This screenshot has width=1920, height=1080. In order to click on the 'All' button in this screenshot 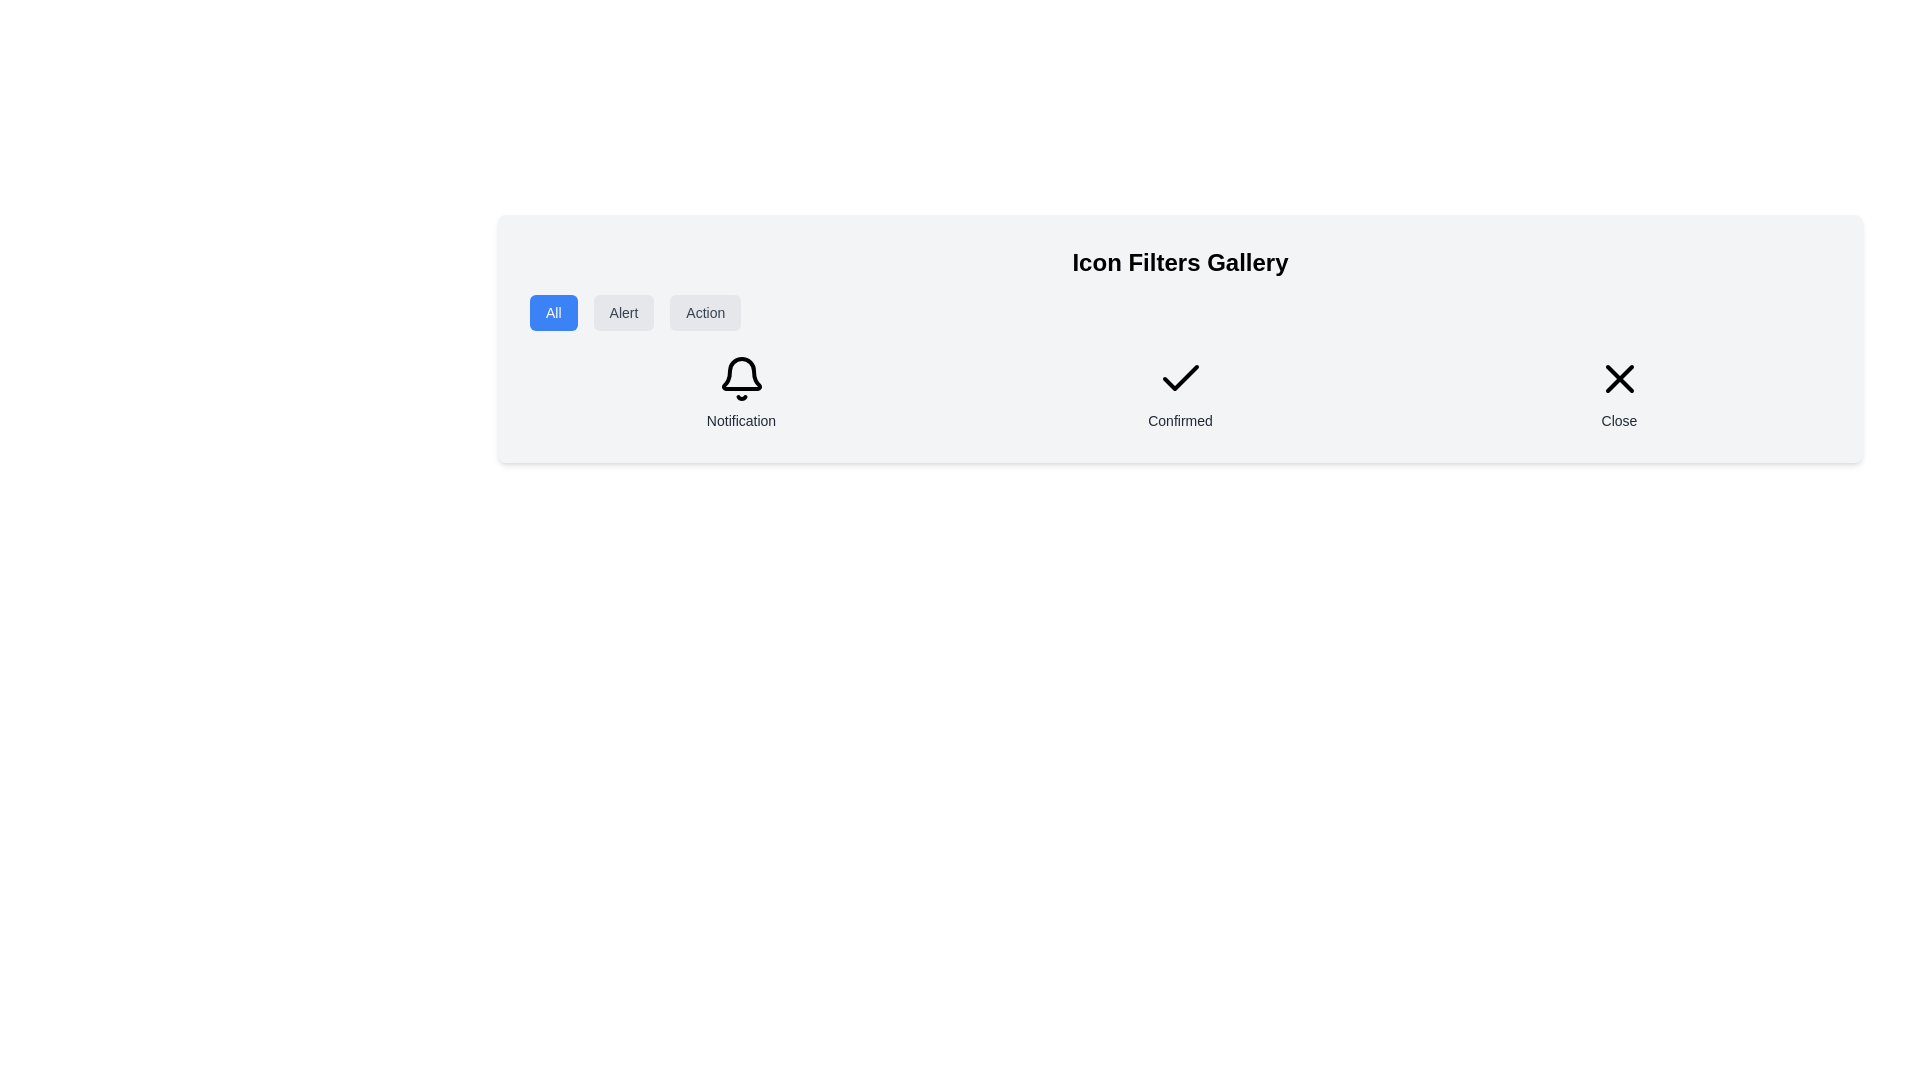, I will do `click(553, 312)`.